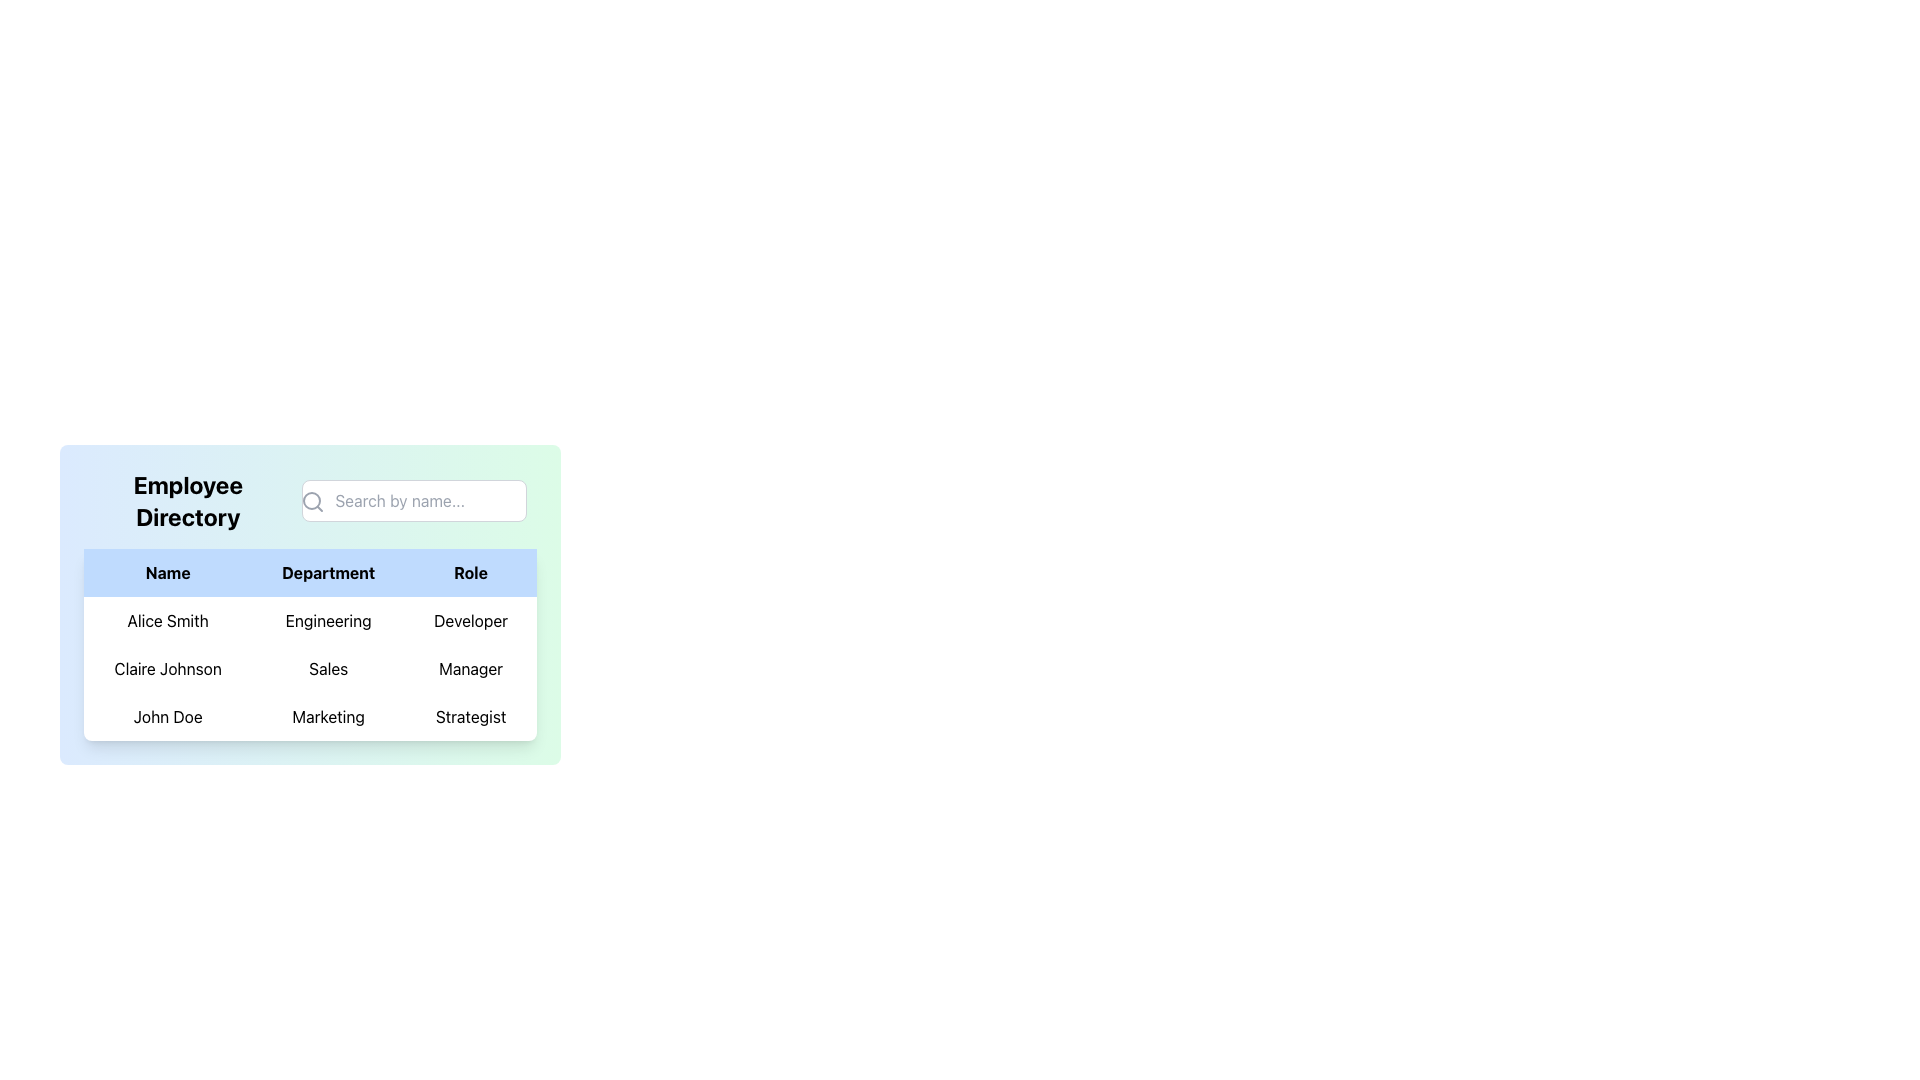  What do you see at coordinates (328, 668) in the screenshot?
I see `the static text label indicating the department 'Sales' for 'Claire Johnson' in the employee directory` at bounding box center [328, 668].